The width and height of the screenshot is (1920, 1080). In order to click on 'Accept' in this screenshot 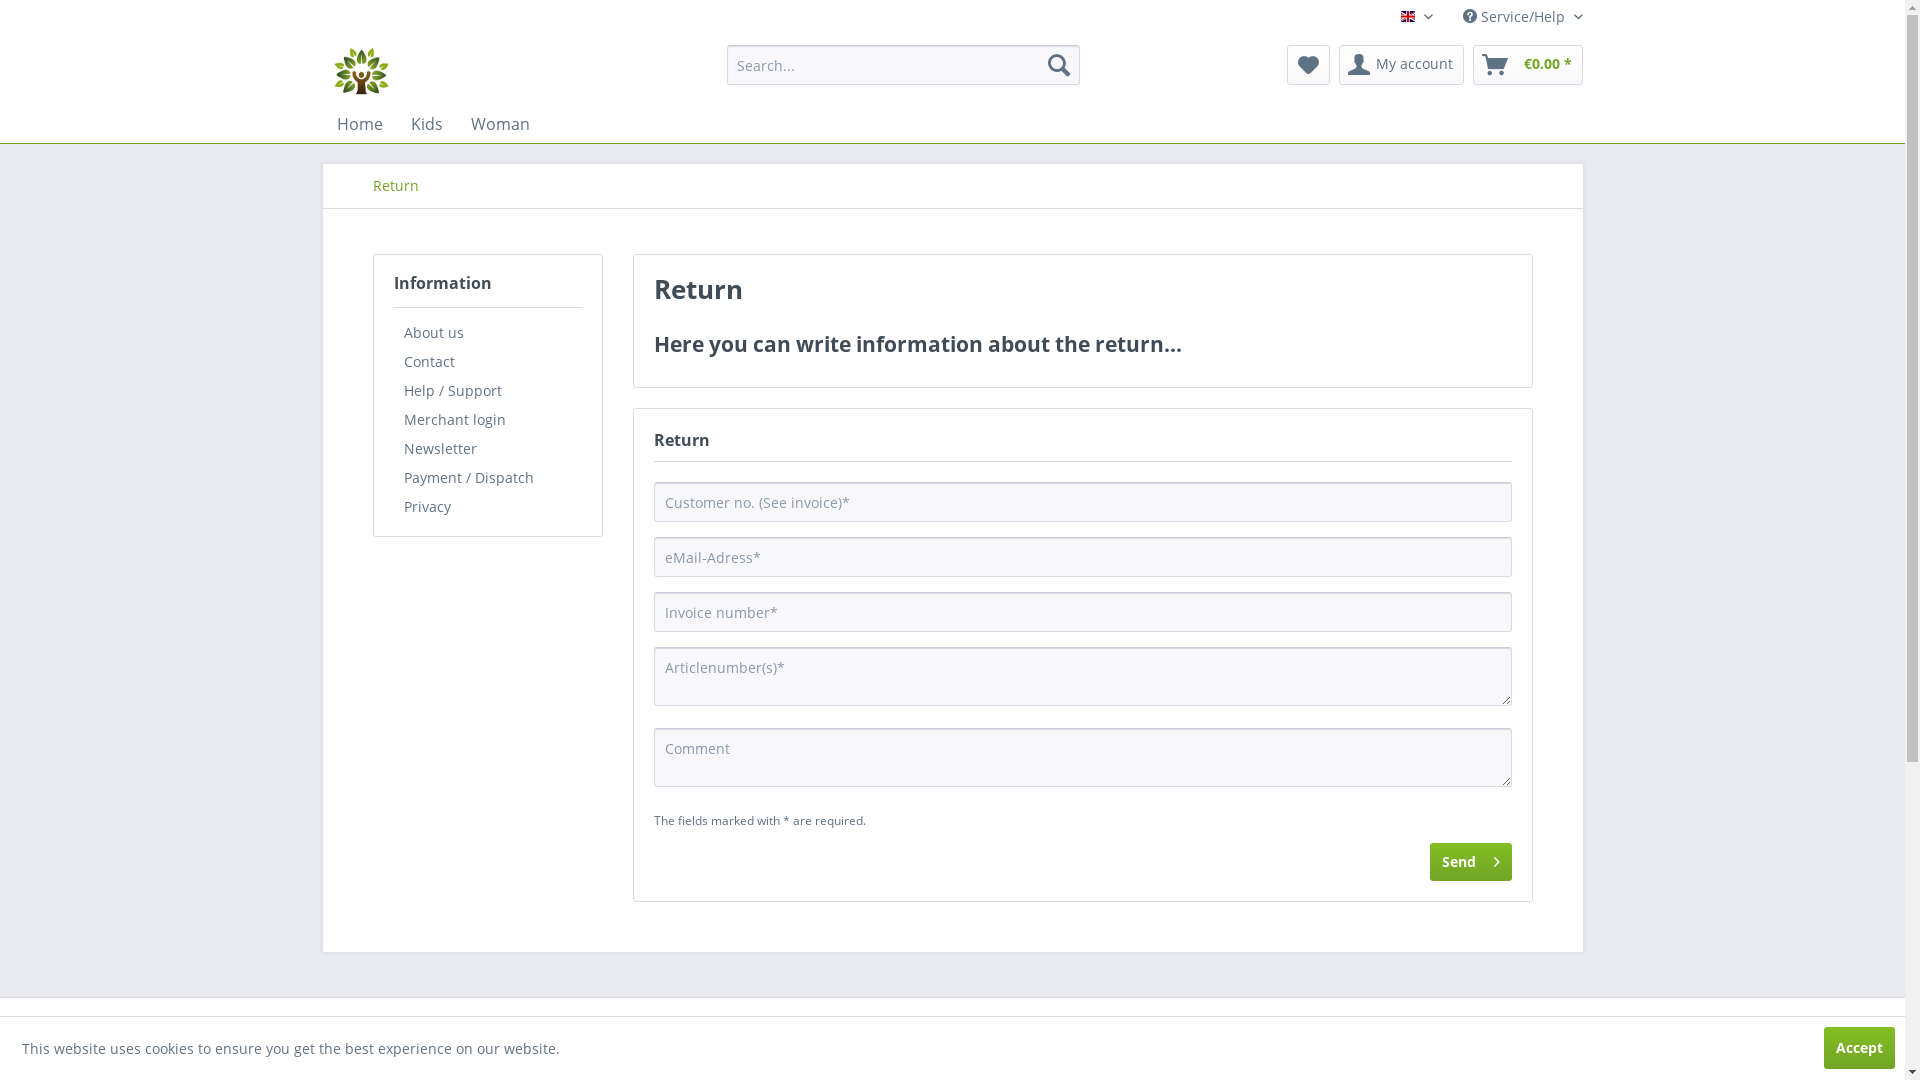, I will do `click(1858, 1047)`.